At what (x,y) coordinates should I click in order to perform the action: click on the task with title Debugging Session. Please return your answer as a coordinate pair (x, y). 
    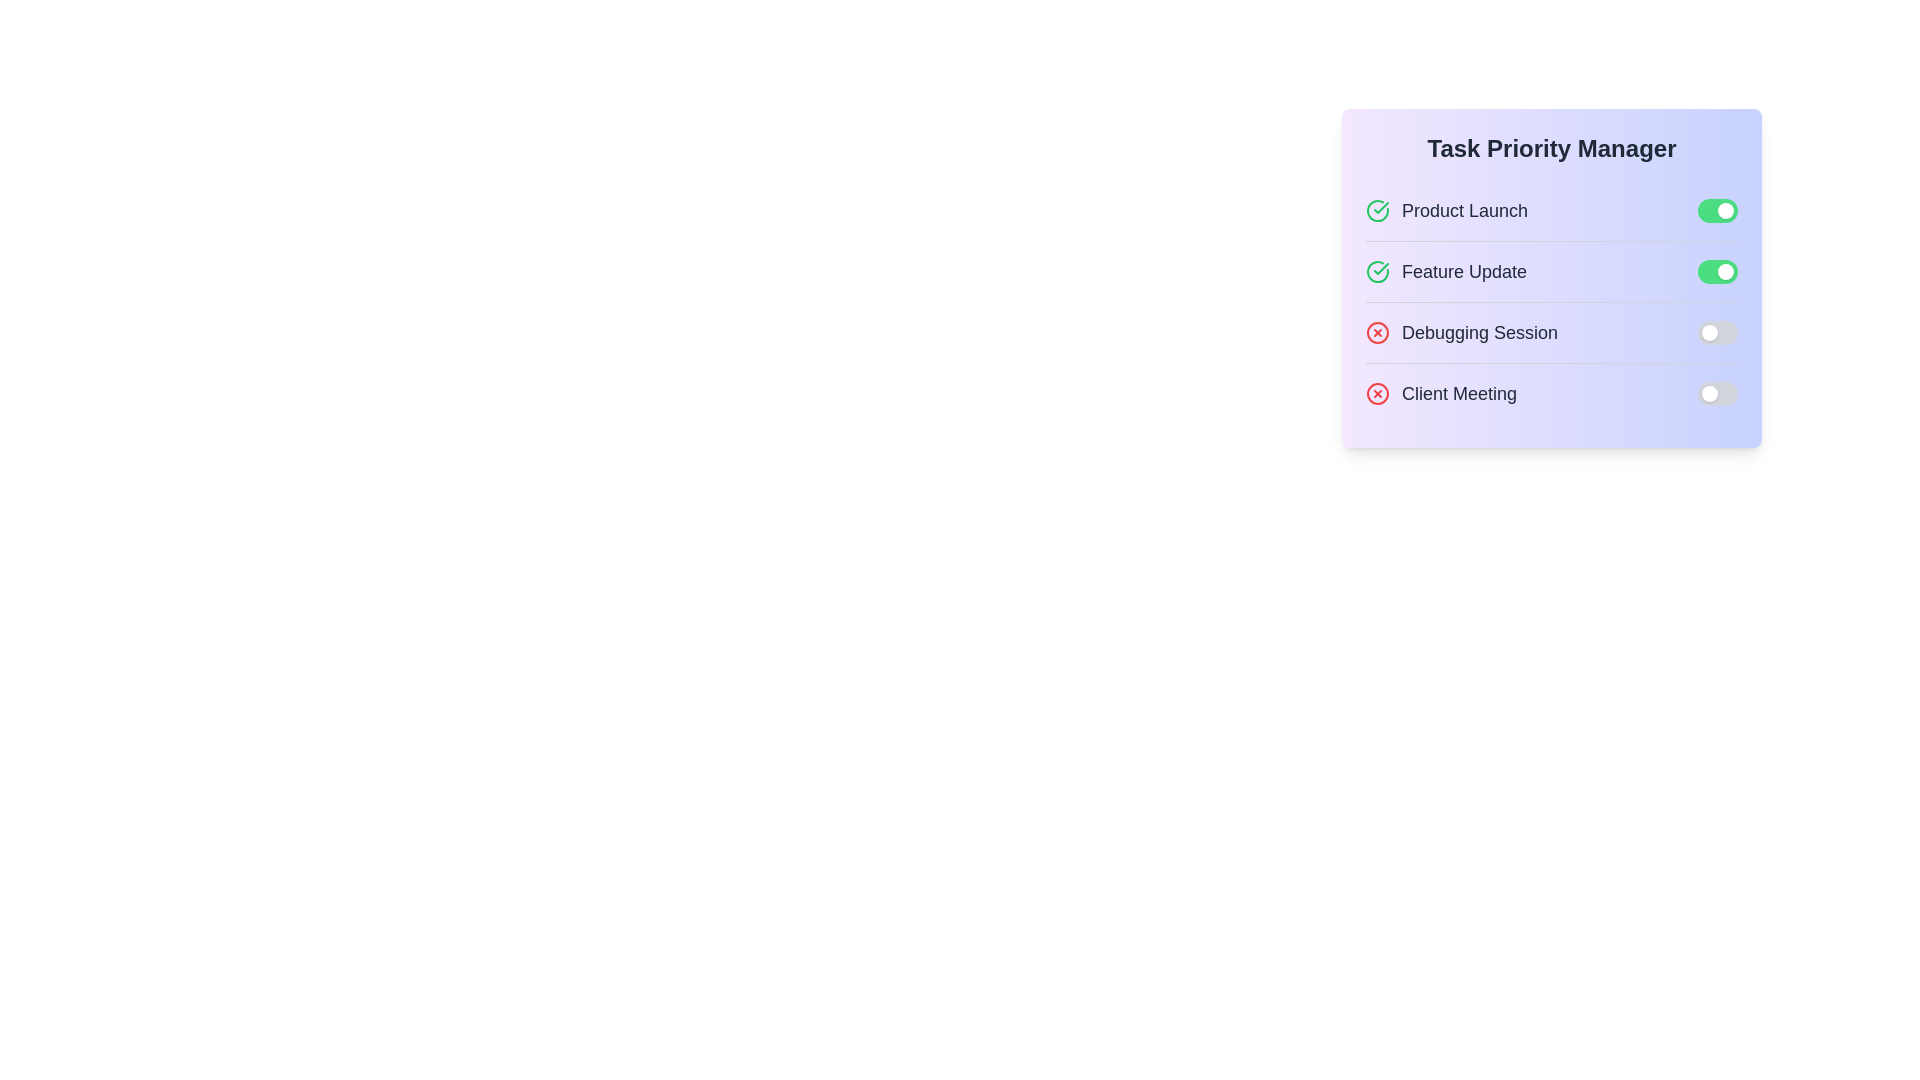
    Looking at the image, I should click on (1462, 331).